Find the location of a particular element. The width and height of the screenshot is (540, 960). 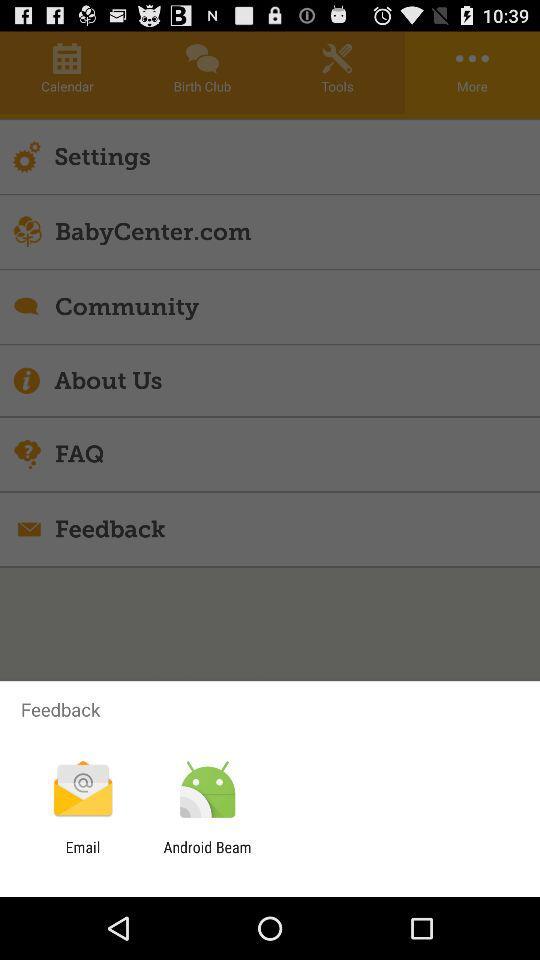

icon next to the android beam item is located at coordinates (82, 855).